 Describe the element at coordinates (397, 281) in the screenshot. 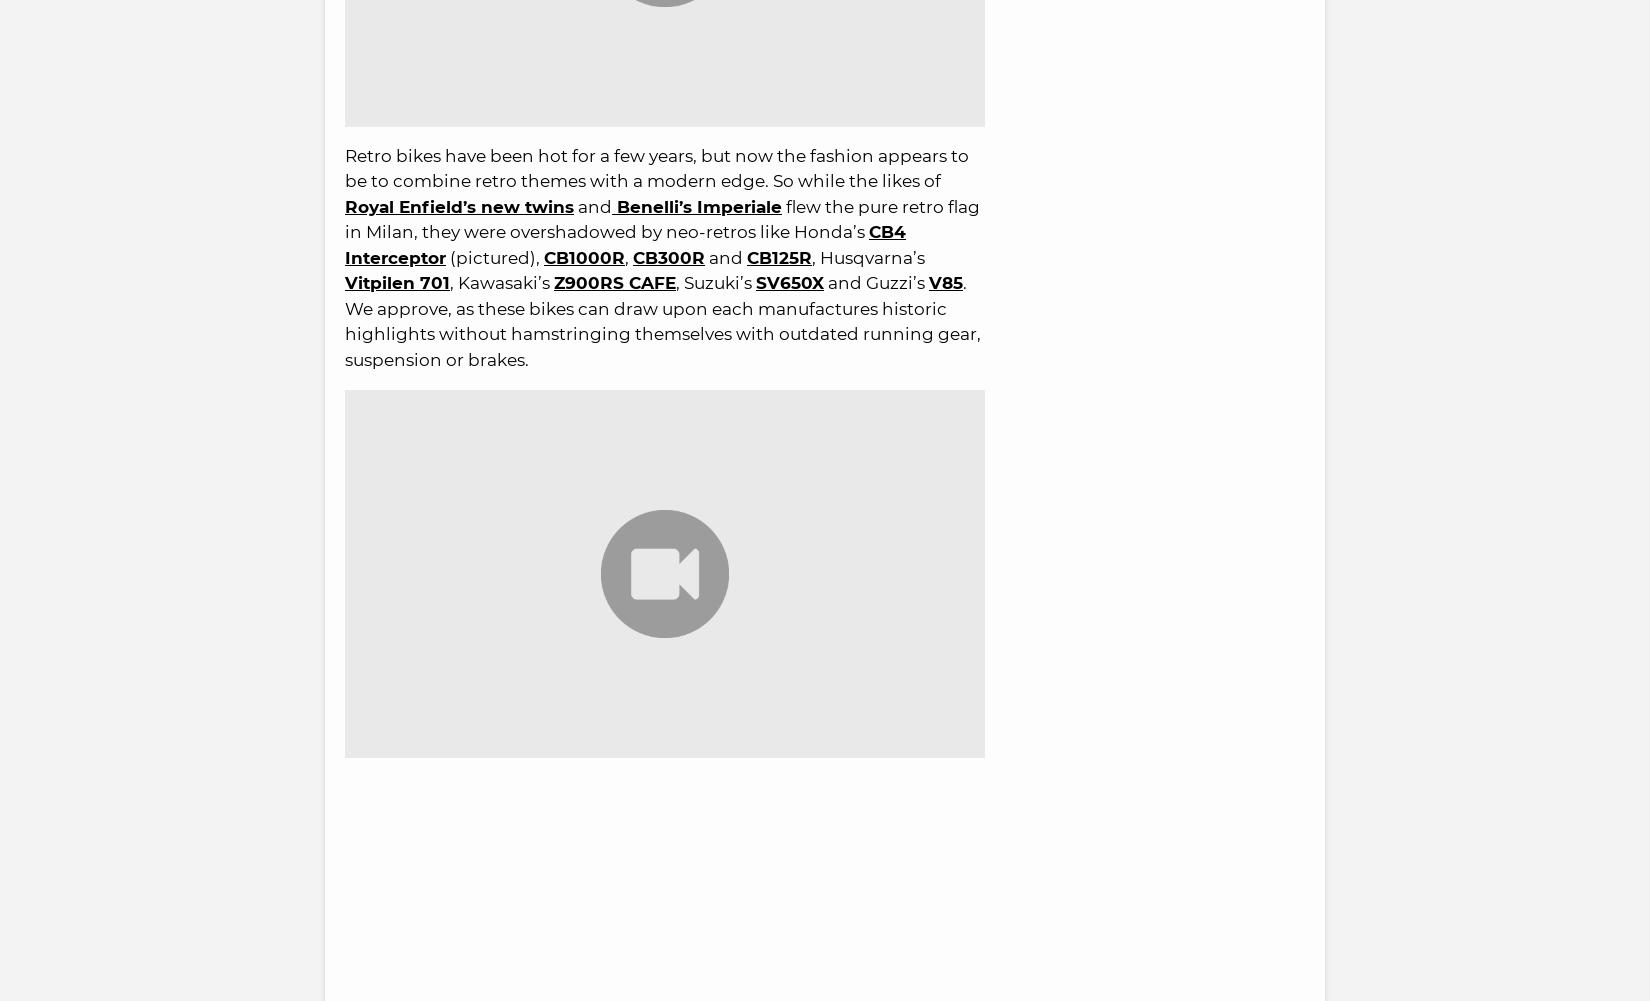

I see `'Vitpilen 701'` at that location.